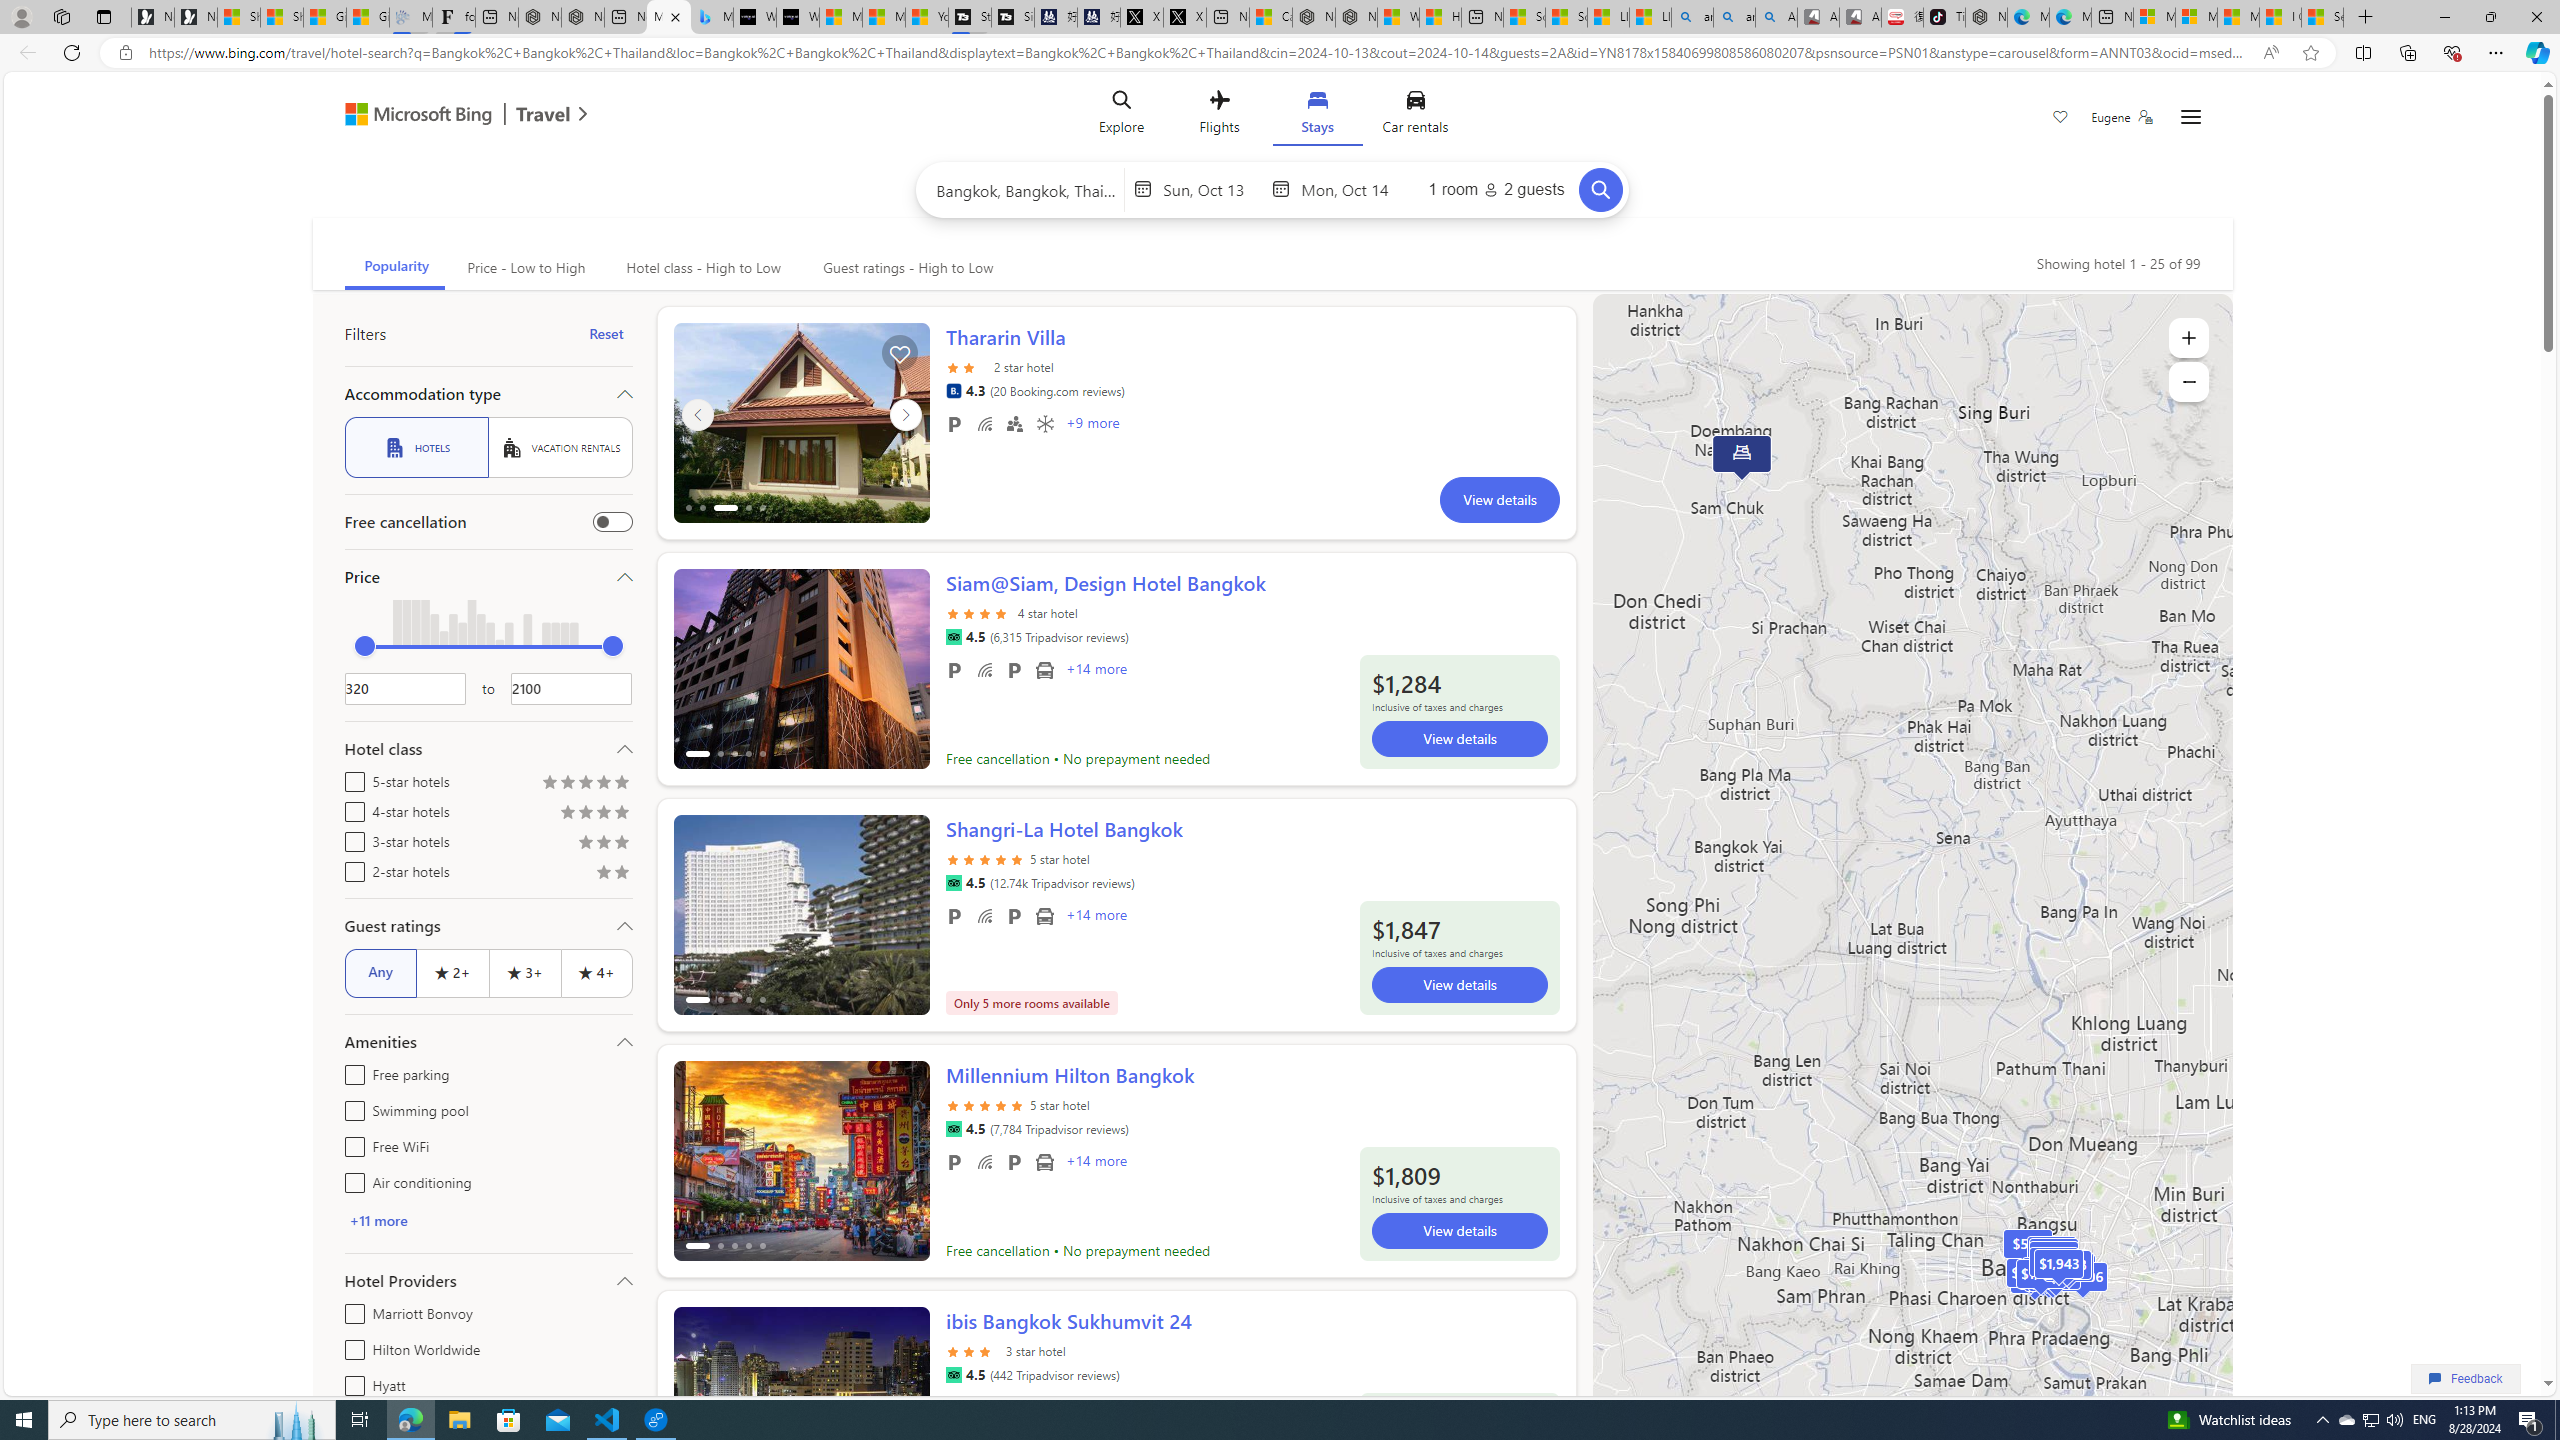  I want to click on '5-star hotels', so click(350, 777).